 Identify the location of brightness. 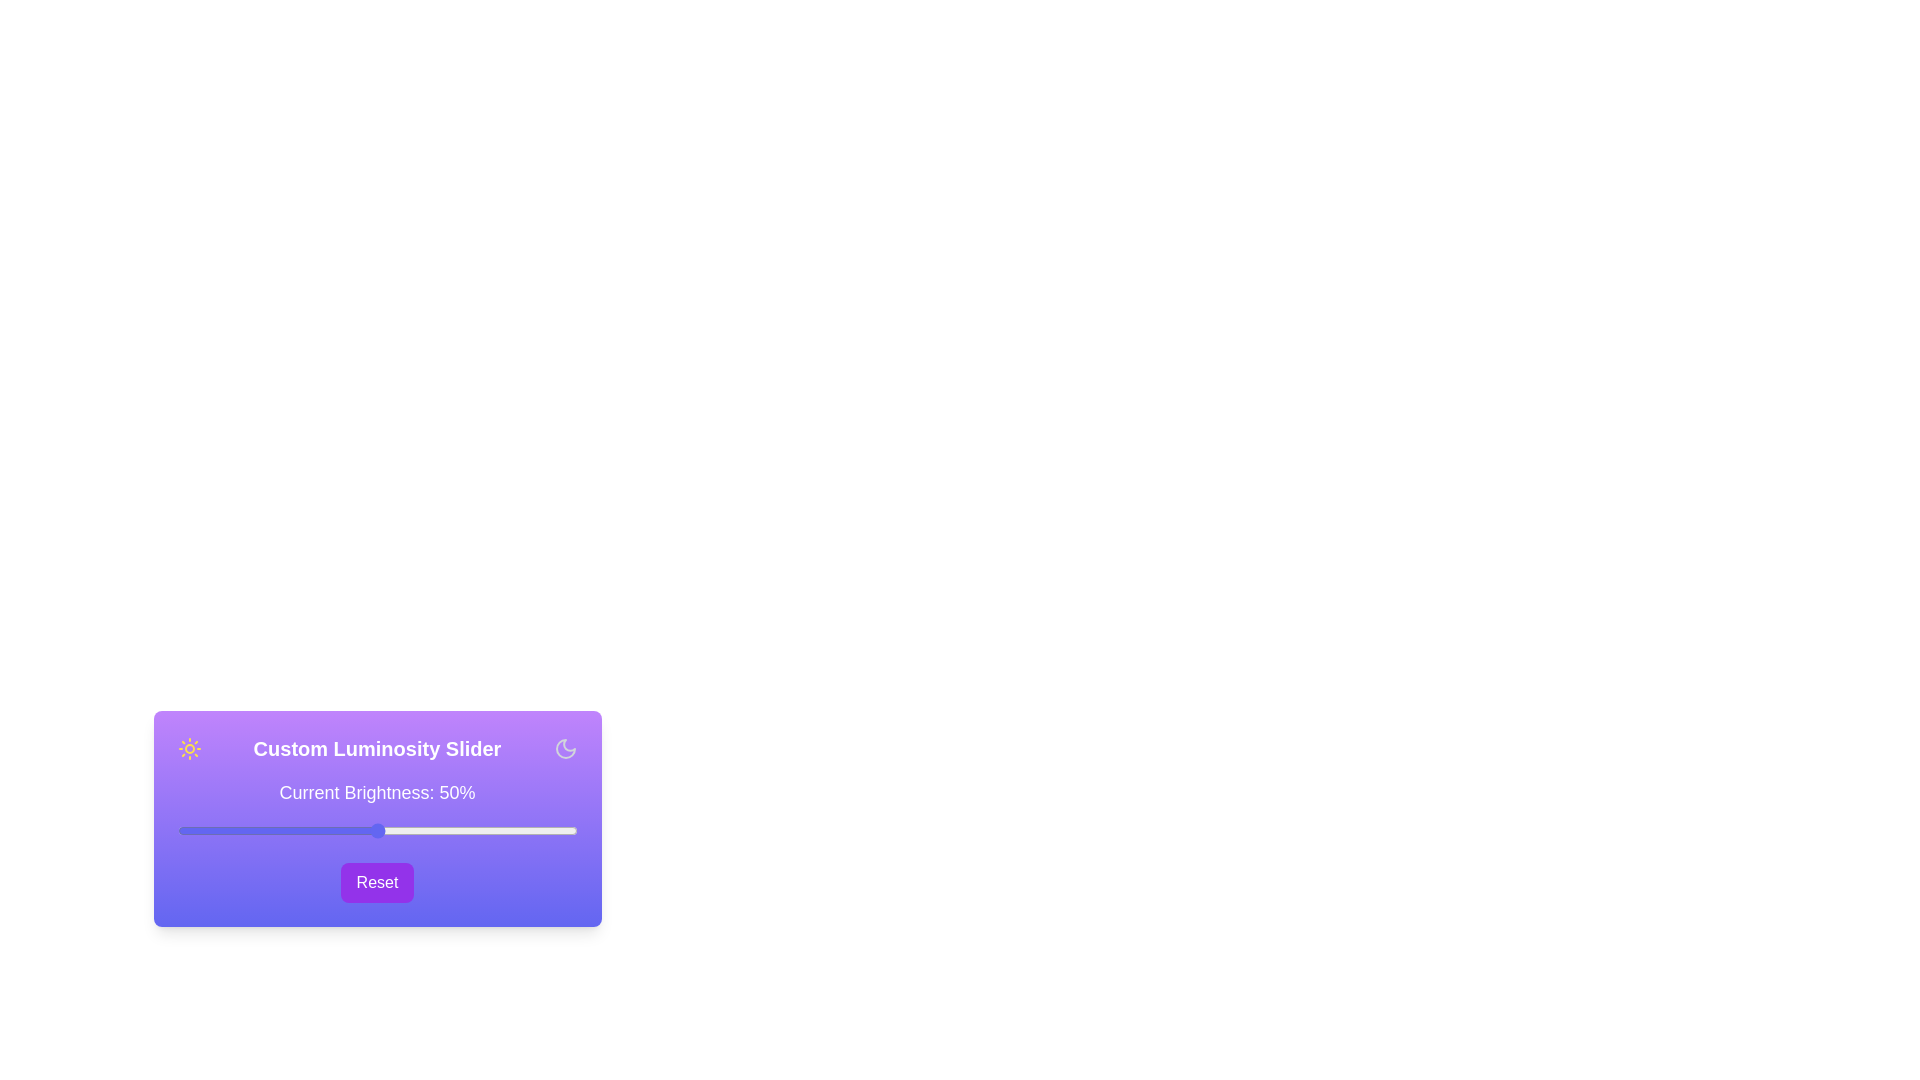
(193, 830).